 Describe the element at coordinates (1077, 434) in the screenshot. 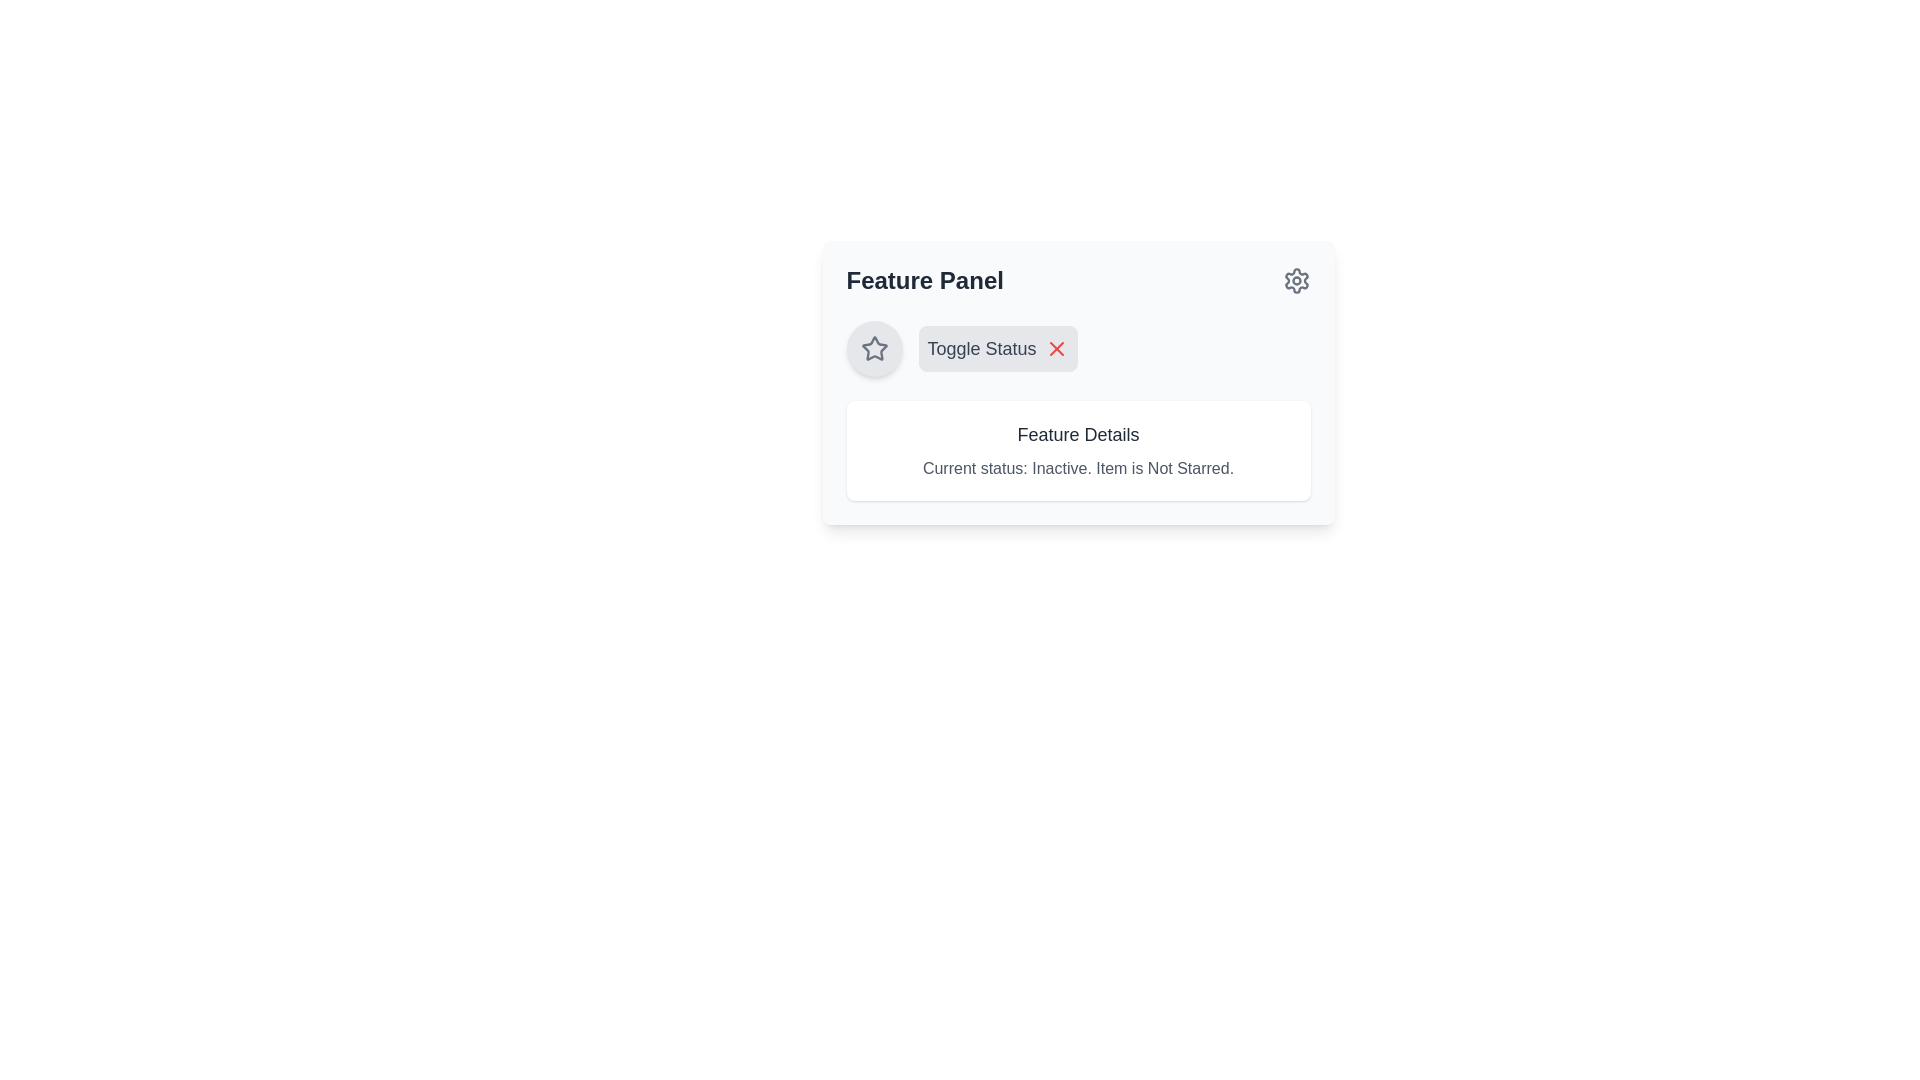

I see `the Text label that serves as a heading for the settings or information presented beneath it, located in the bottom section of the 'Feature Panel', positioned above the text 'Current status: Inactive. Item is Not Starred.'` at that location.